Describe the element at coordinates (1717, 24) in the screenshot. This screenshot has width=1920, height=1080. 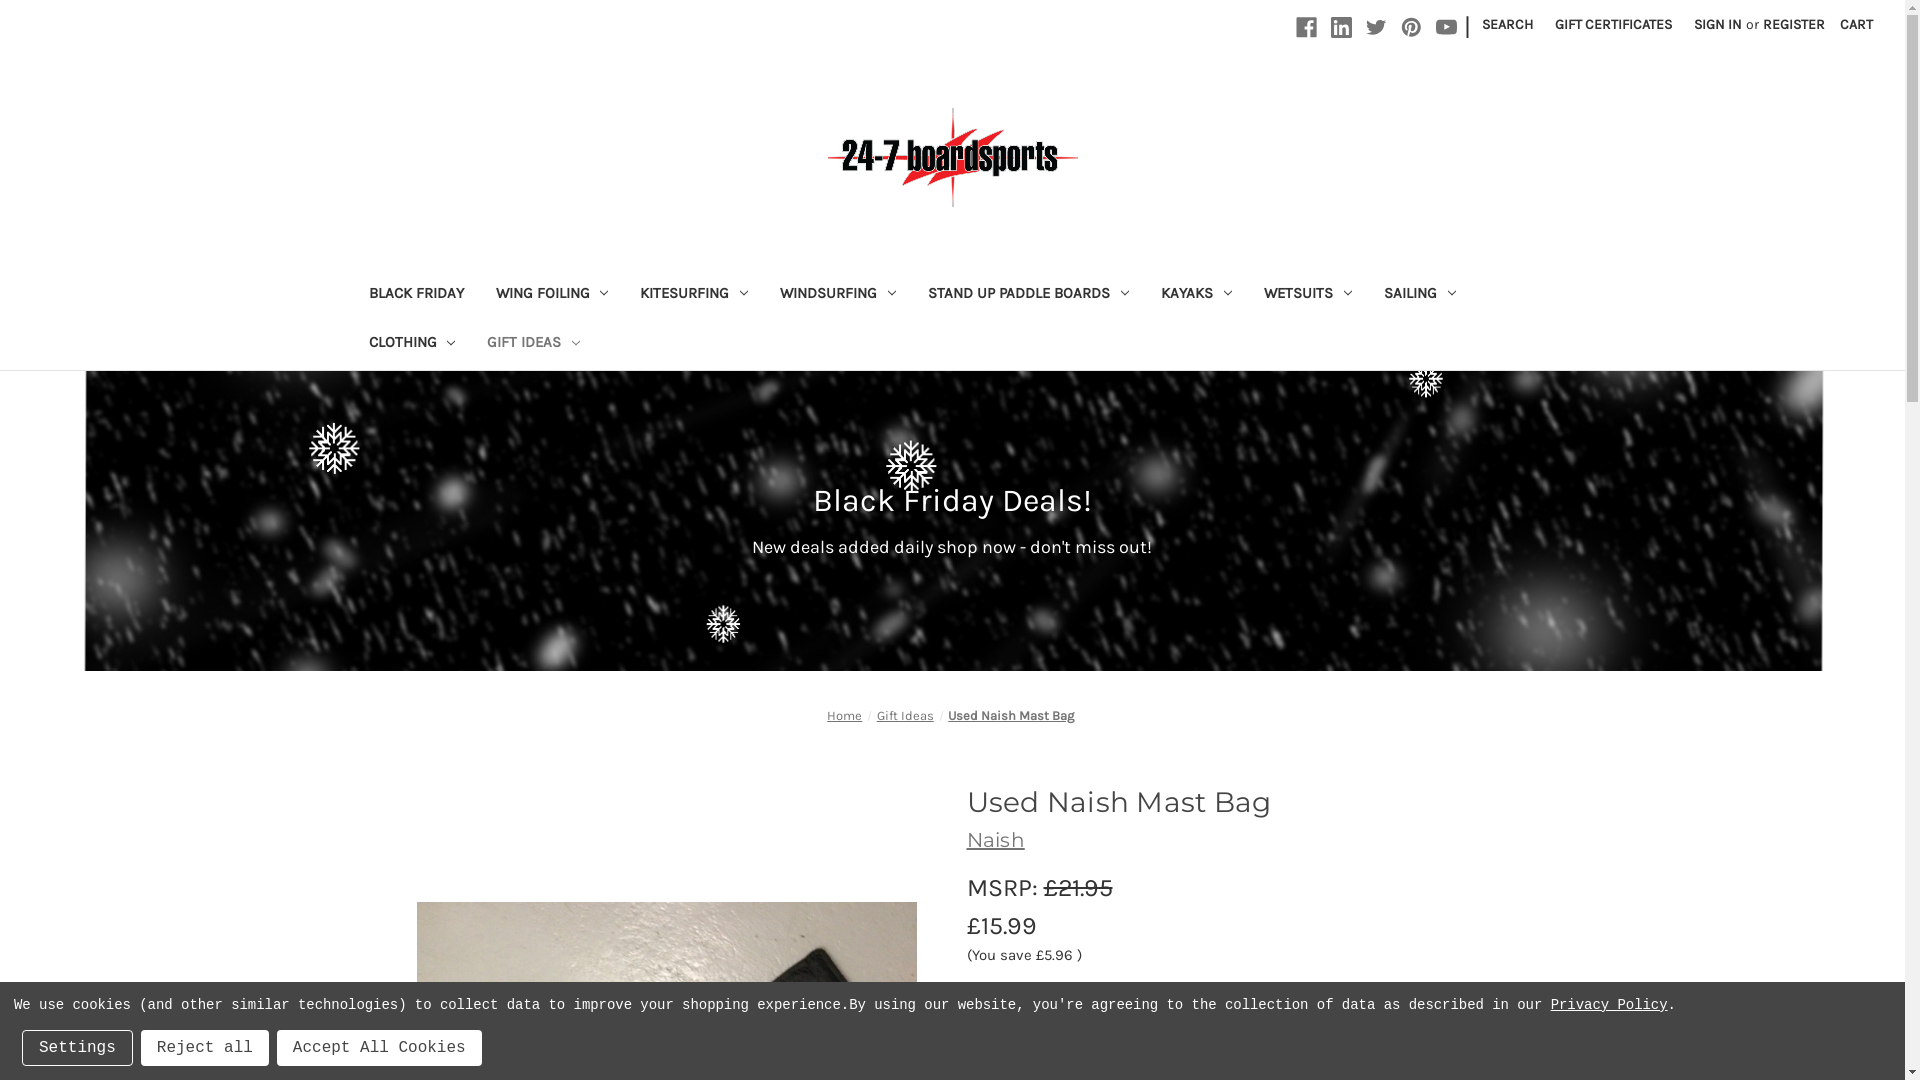
I see `'SIGN IN'` at that location.